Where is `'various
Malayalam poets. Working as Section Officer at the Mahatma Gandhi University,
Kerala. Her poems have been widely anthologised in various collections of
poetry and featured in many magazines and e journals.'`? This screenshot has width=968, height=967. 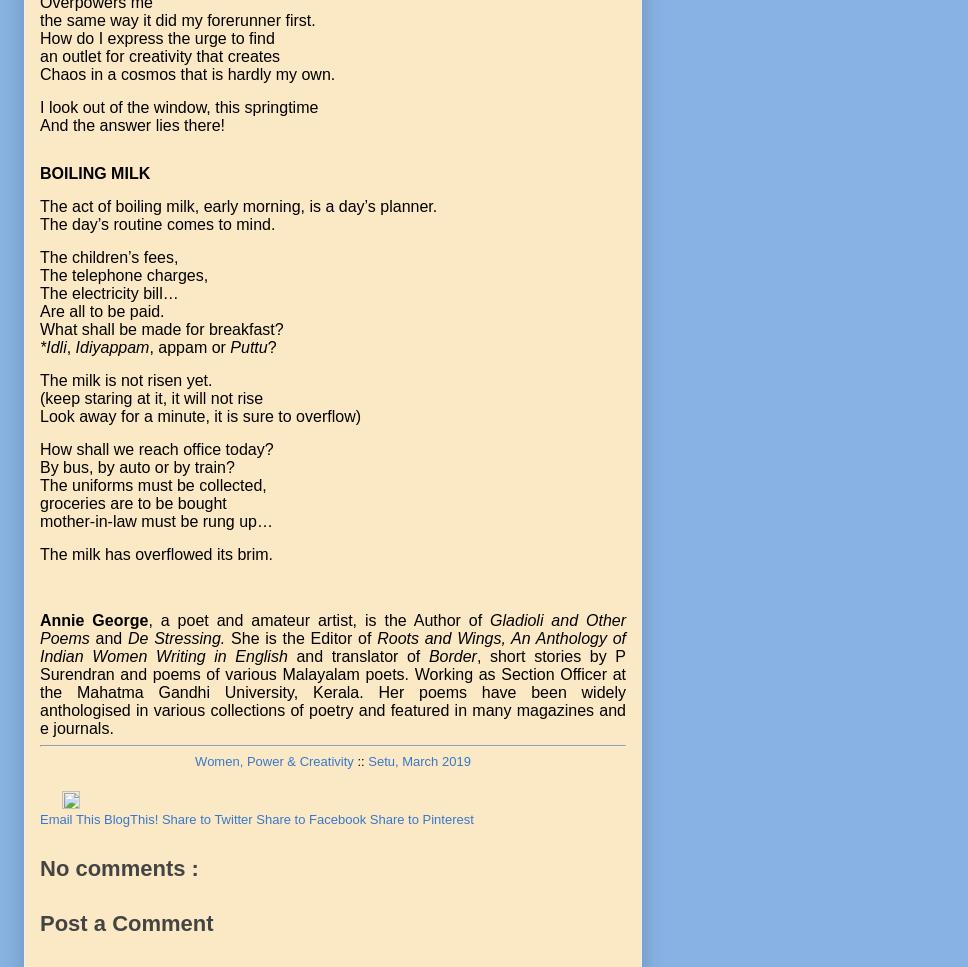
'various
Malayalam poets. Working as Section Officer at the Mahatma Gandhi University,
Kerala. Her poems have been widely anthologised in various collections of
poetry and featured in many magazines and e journals.' is located at coordinates (332, 701).